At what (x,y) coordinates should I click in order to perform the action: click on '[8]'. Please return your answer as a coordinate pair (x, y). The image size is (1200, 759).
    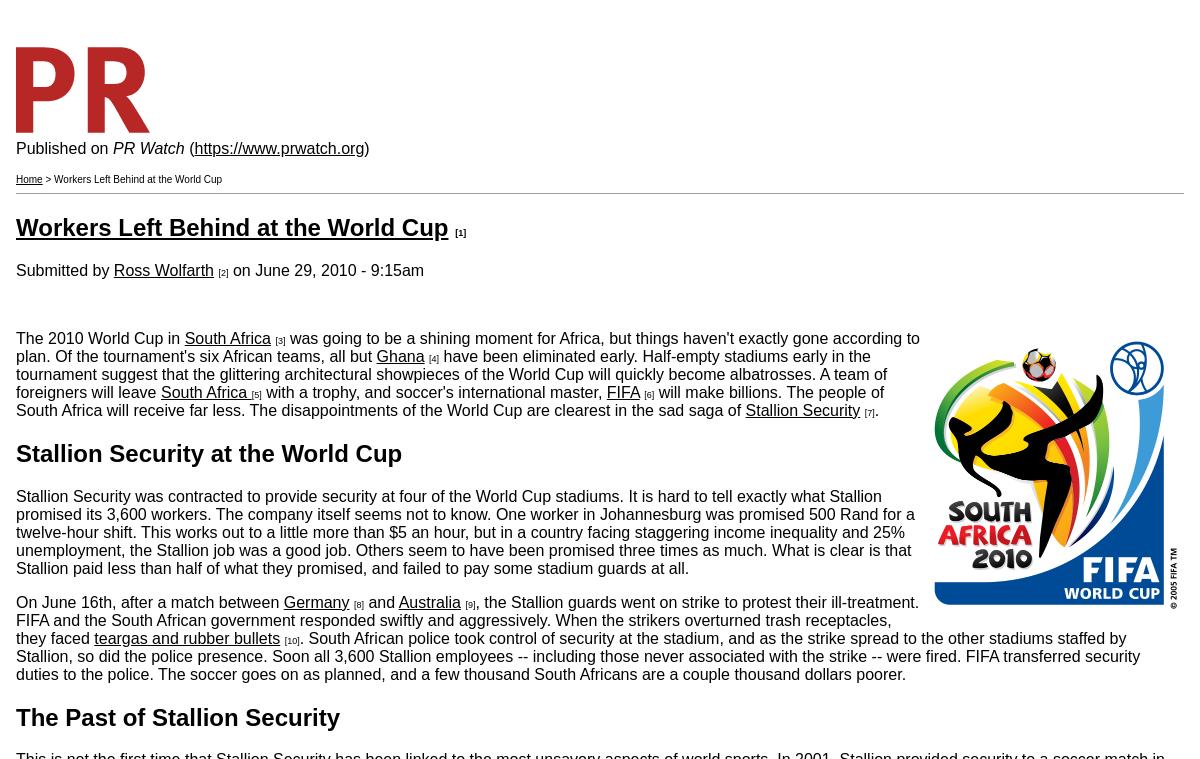
    Looking at the image, I should click on (357, 603).